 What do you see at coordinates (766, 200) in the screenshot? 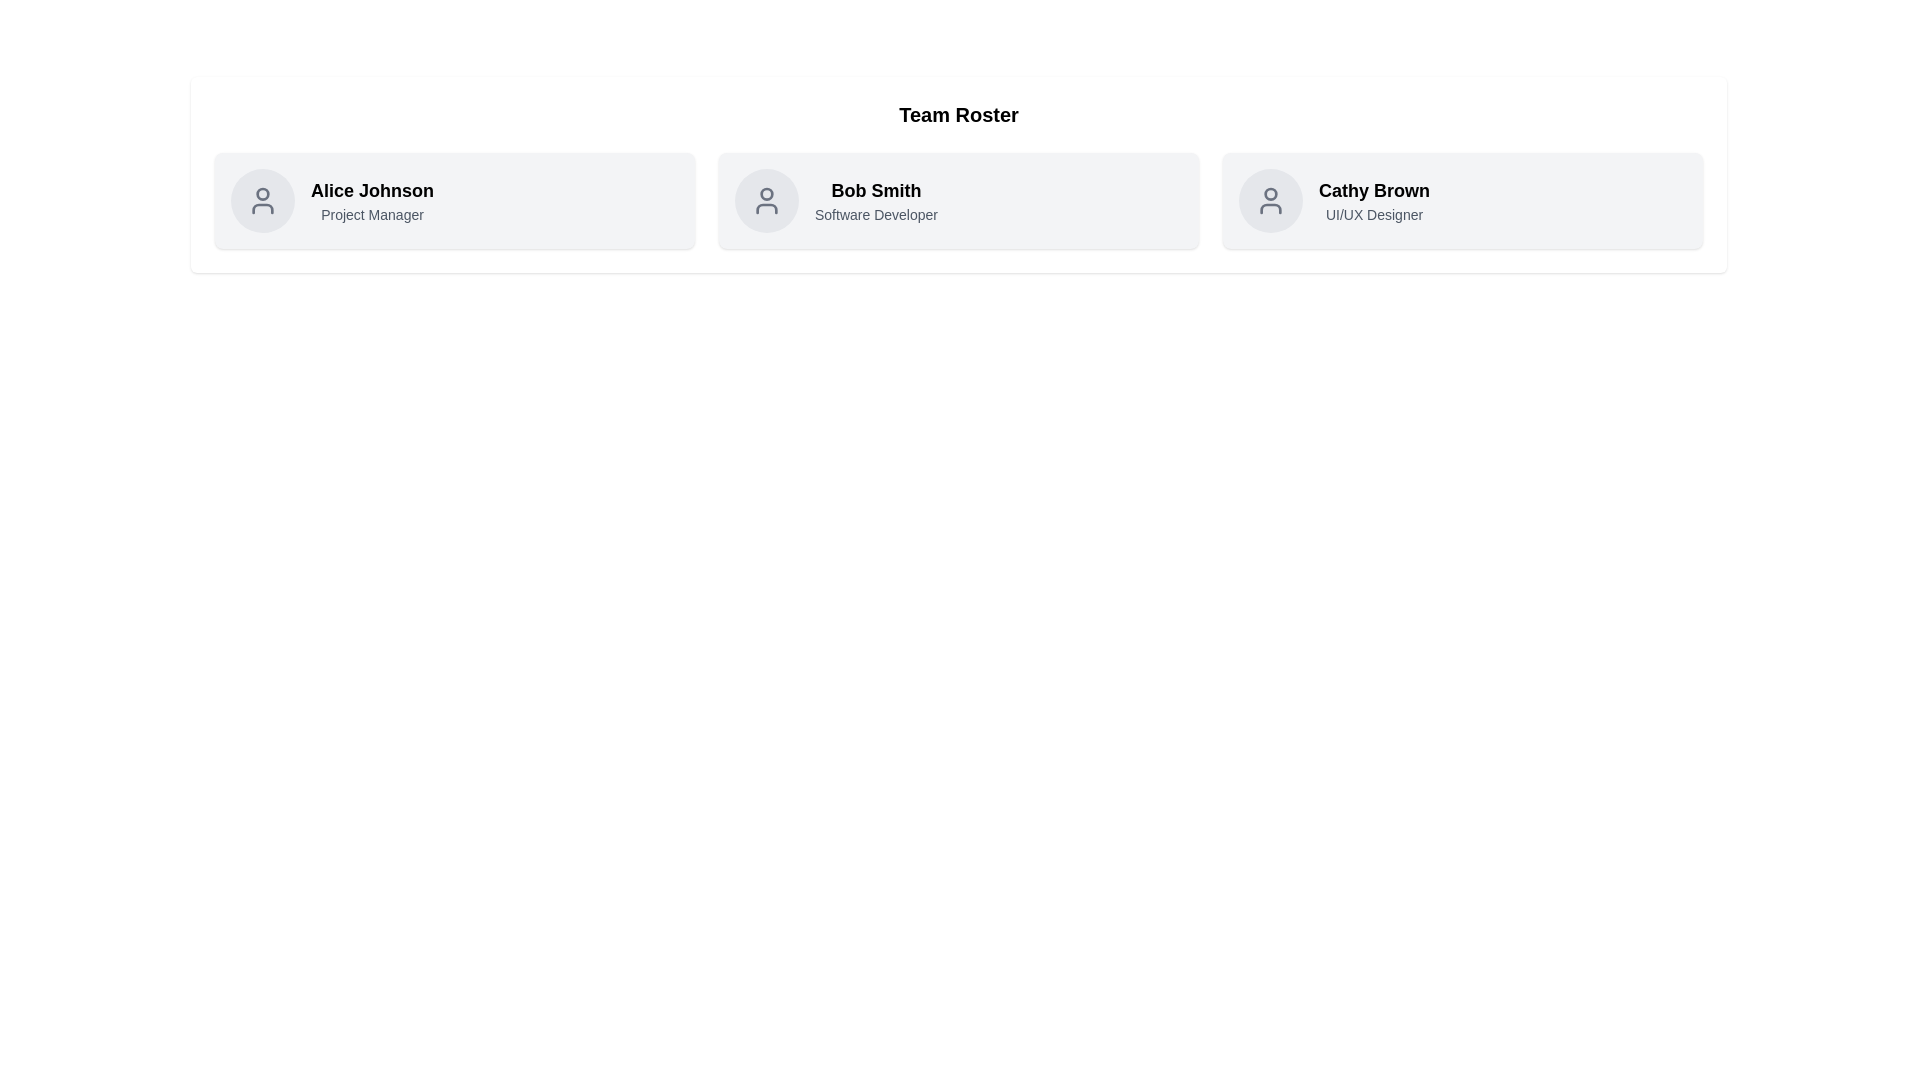
I see `the user outline icon with a gray circular background located in the left section of Bob Smith's profile card` at bounding box center [766, 200].